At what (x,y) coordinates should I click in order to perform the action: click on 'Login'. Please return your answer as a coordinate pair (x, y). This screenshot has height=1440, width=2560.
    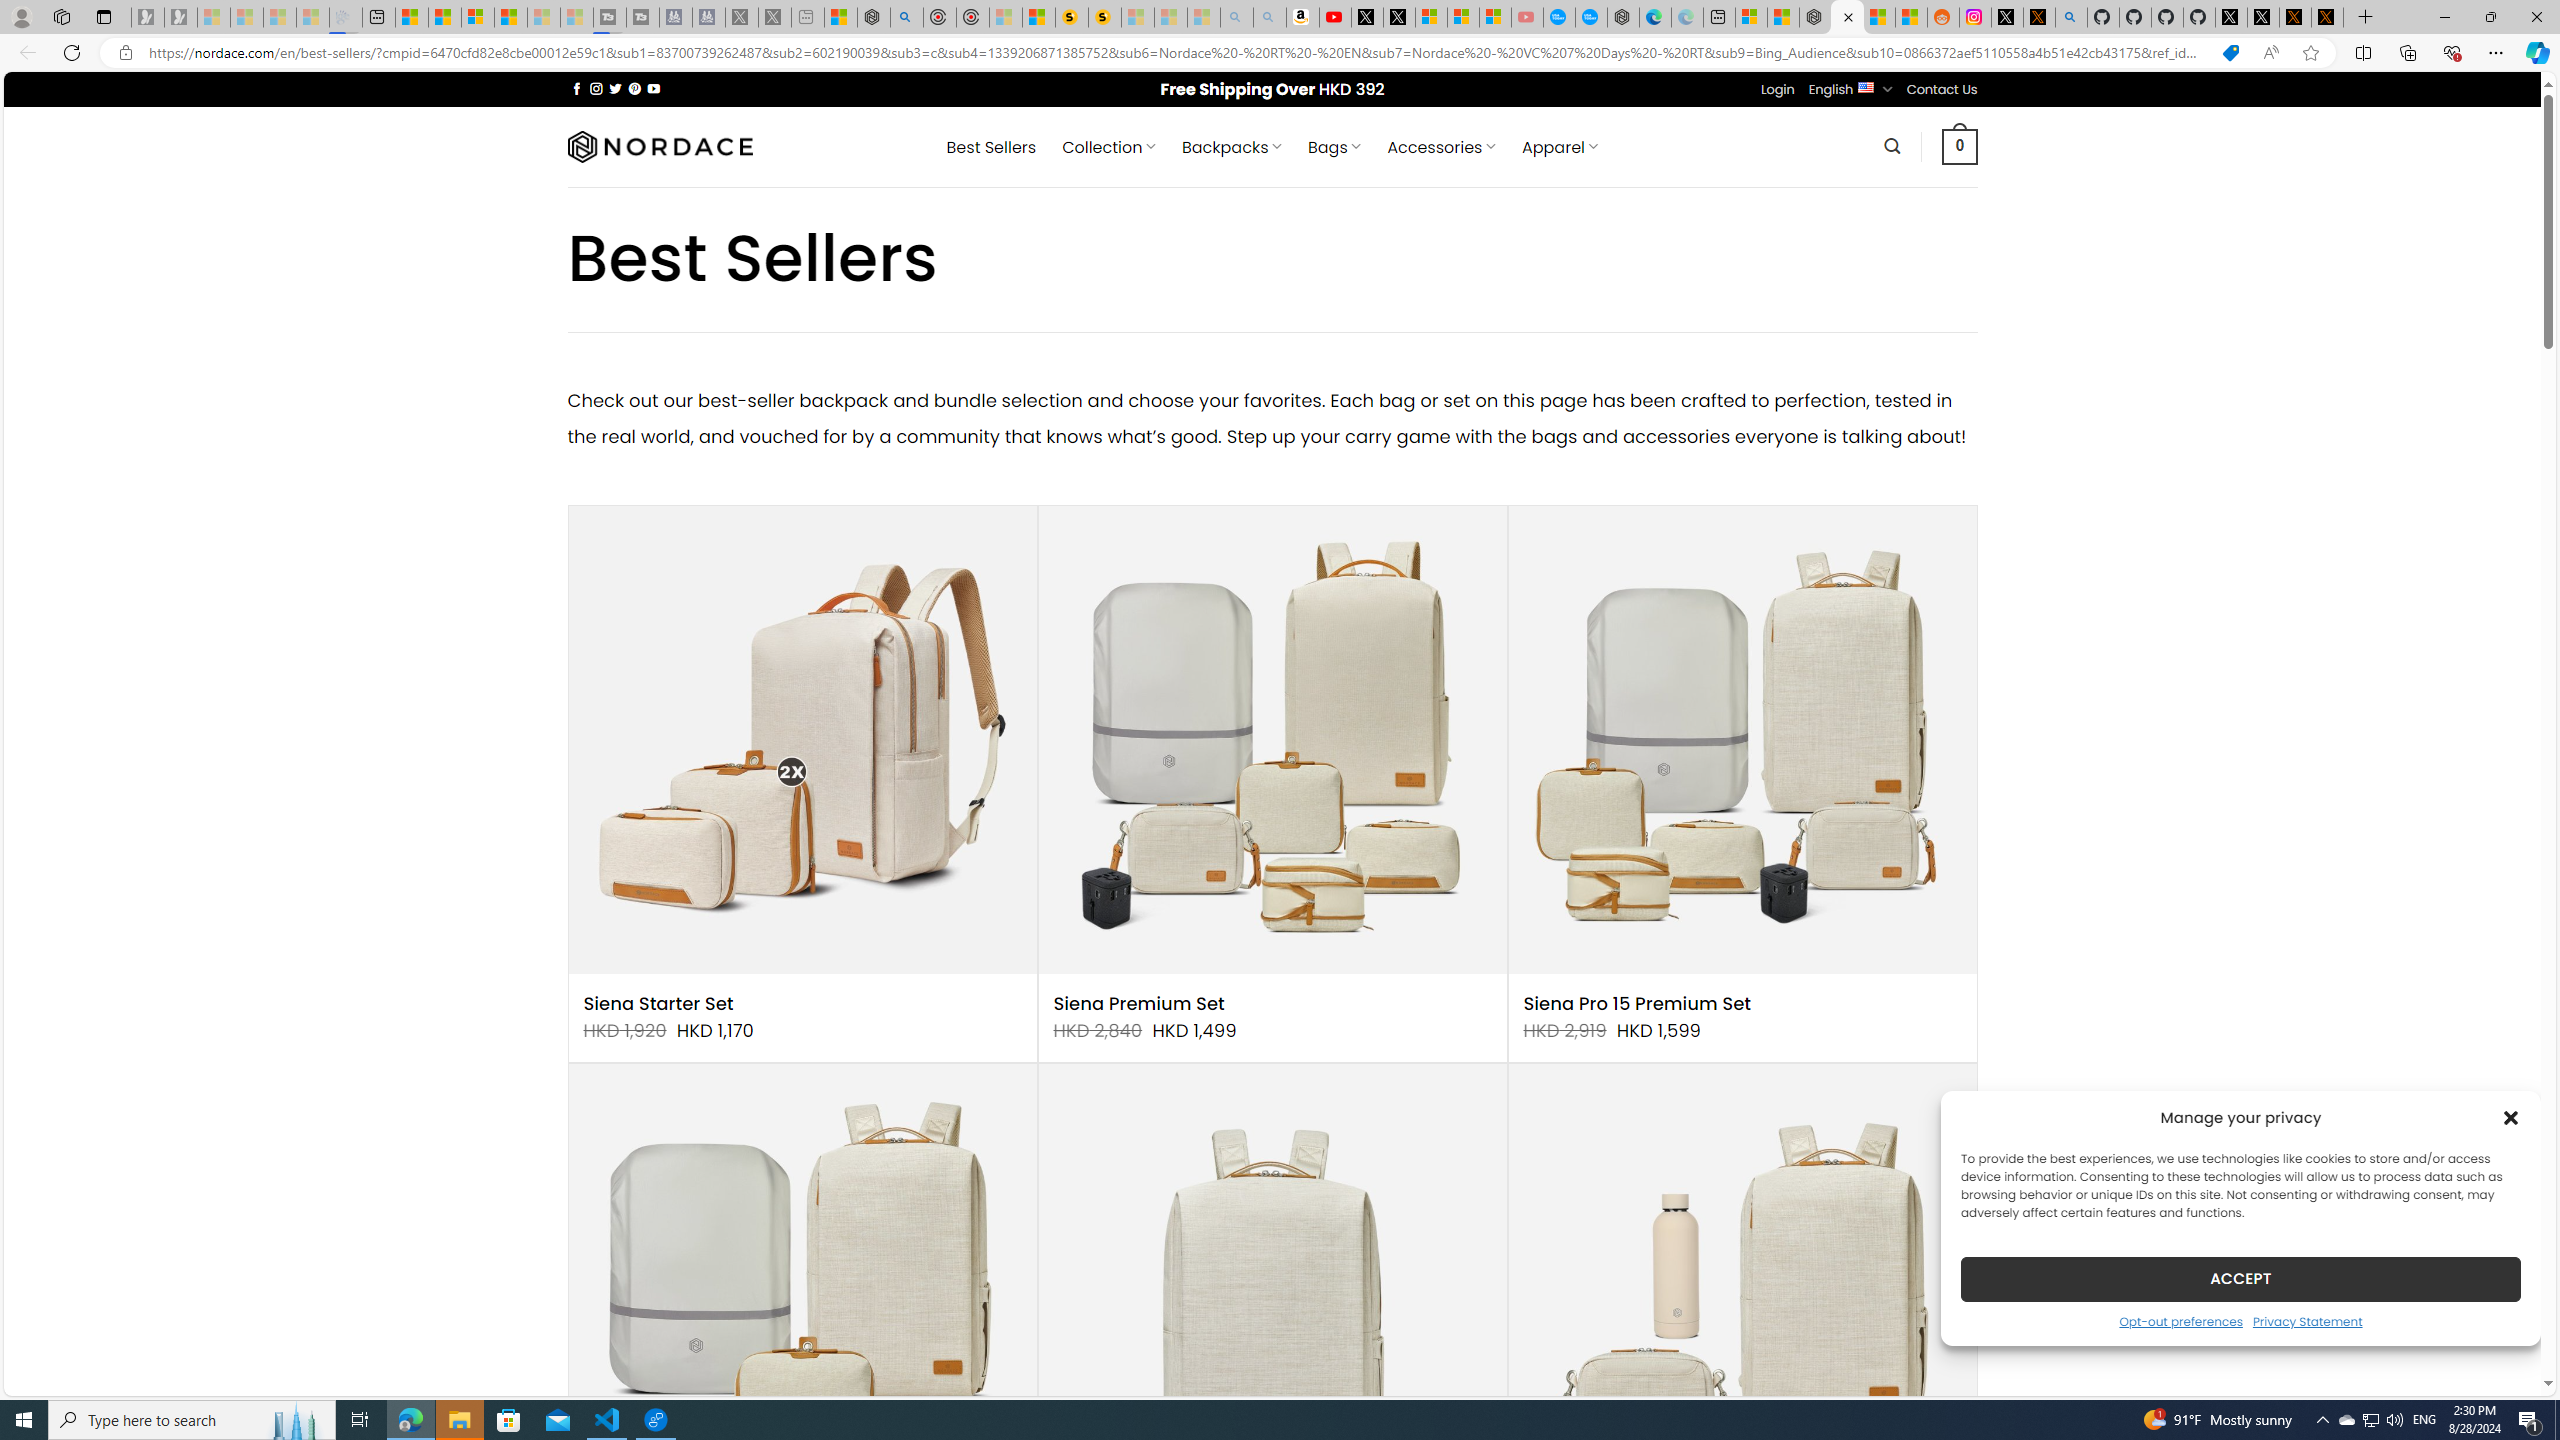
    Looking at the image, I should click on (1777, 88).